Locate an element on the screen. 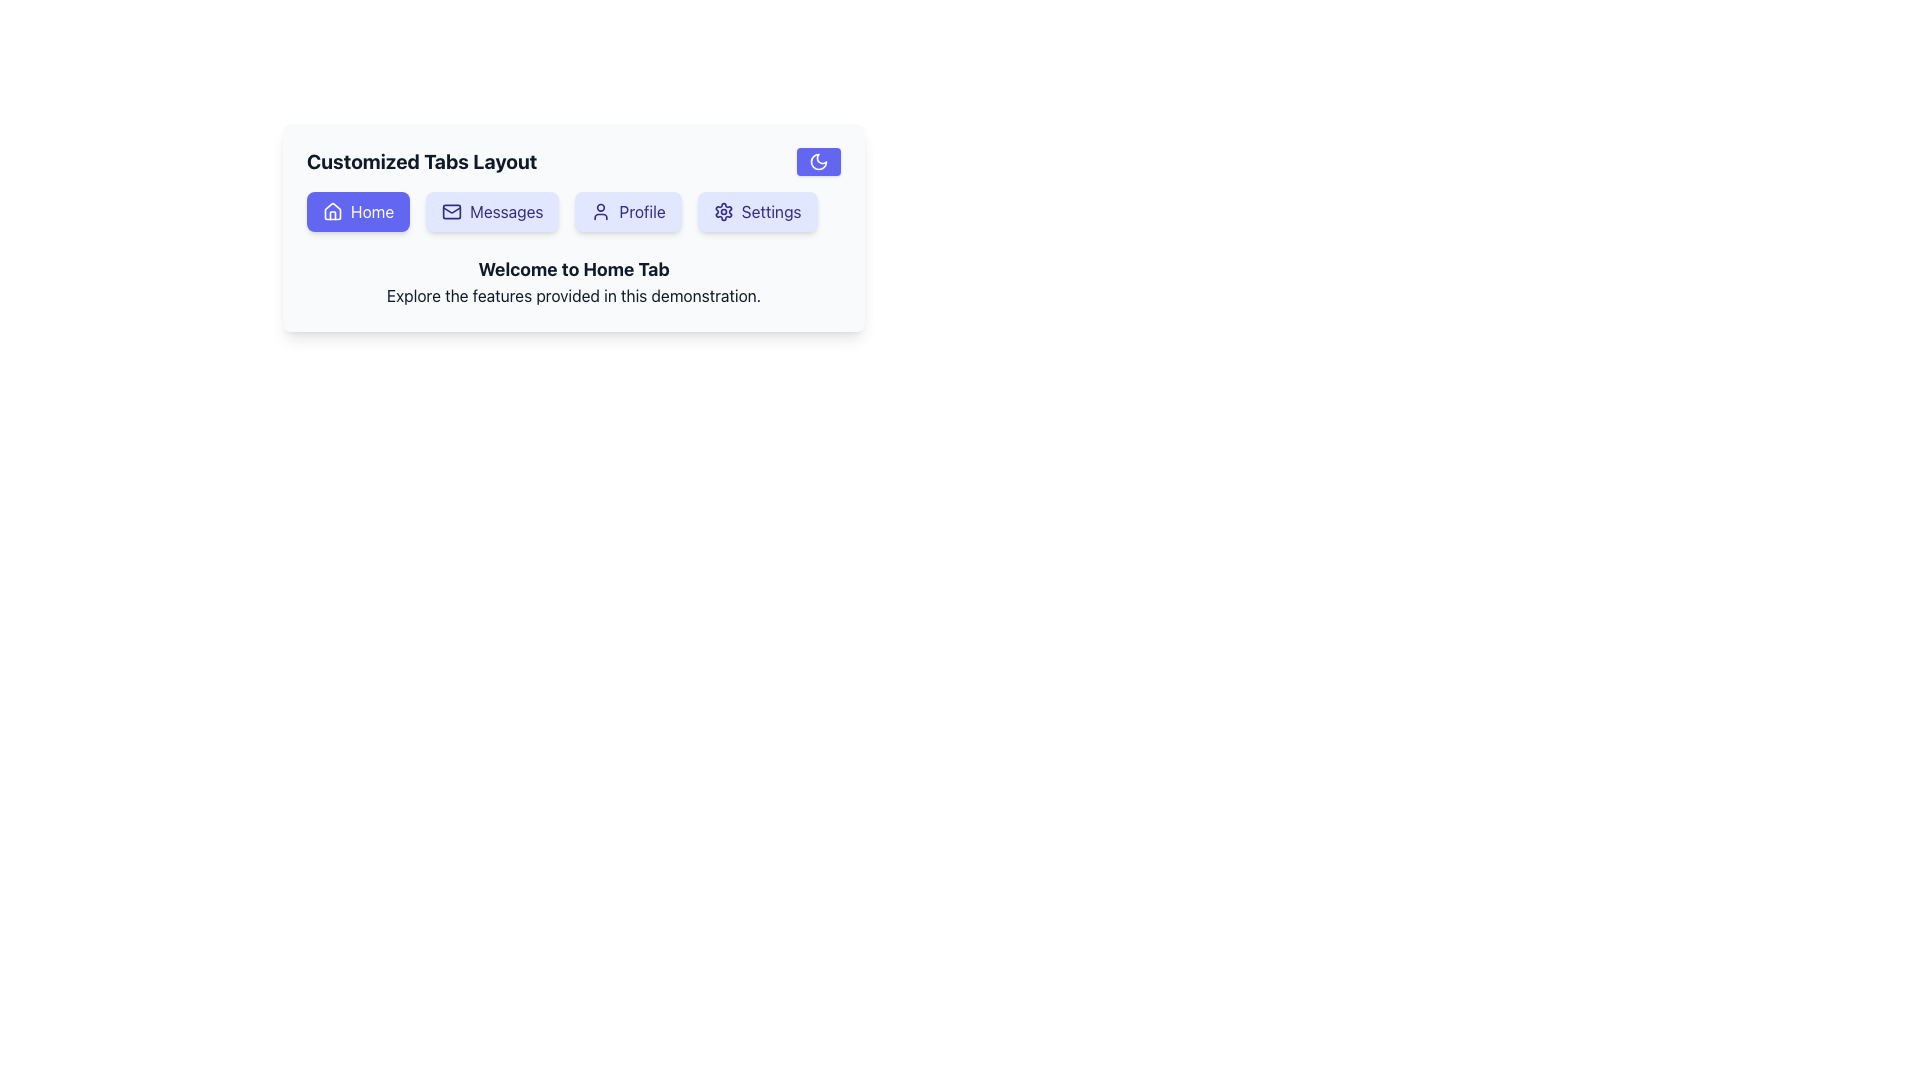 Image resolution: width=1920 pixels, height=1080 pixels. text content of the two-line text block that says 'Welcome to Home Tab' and 'Explore the features provided in this demonstration.' is located at coordinates (573, 281).